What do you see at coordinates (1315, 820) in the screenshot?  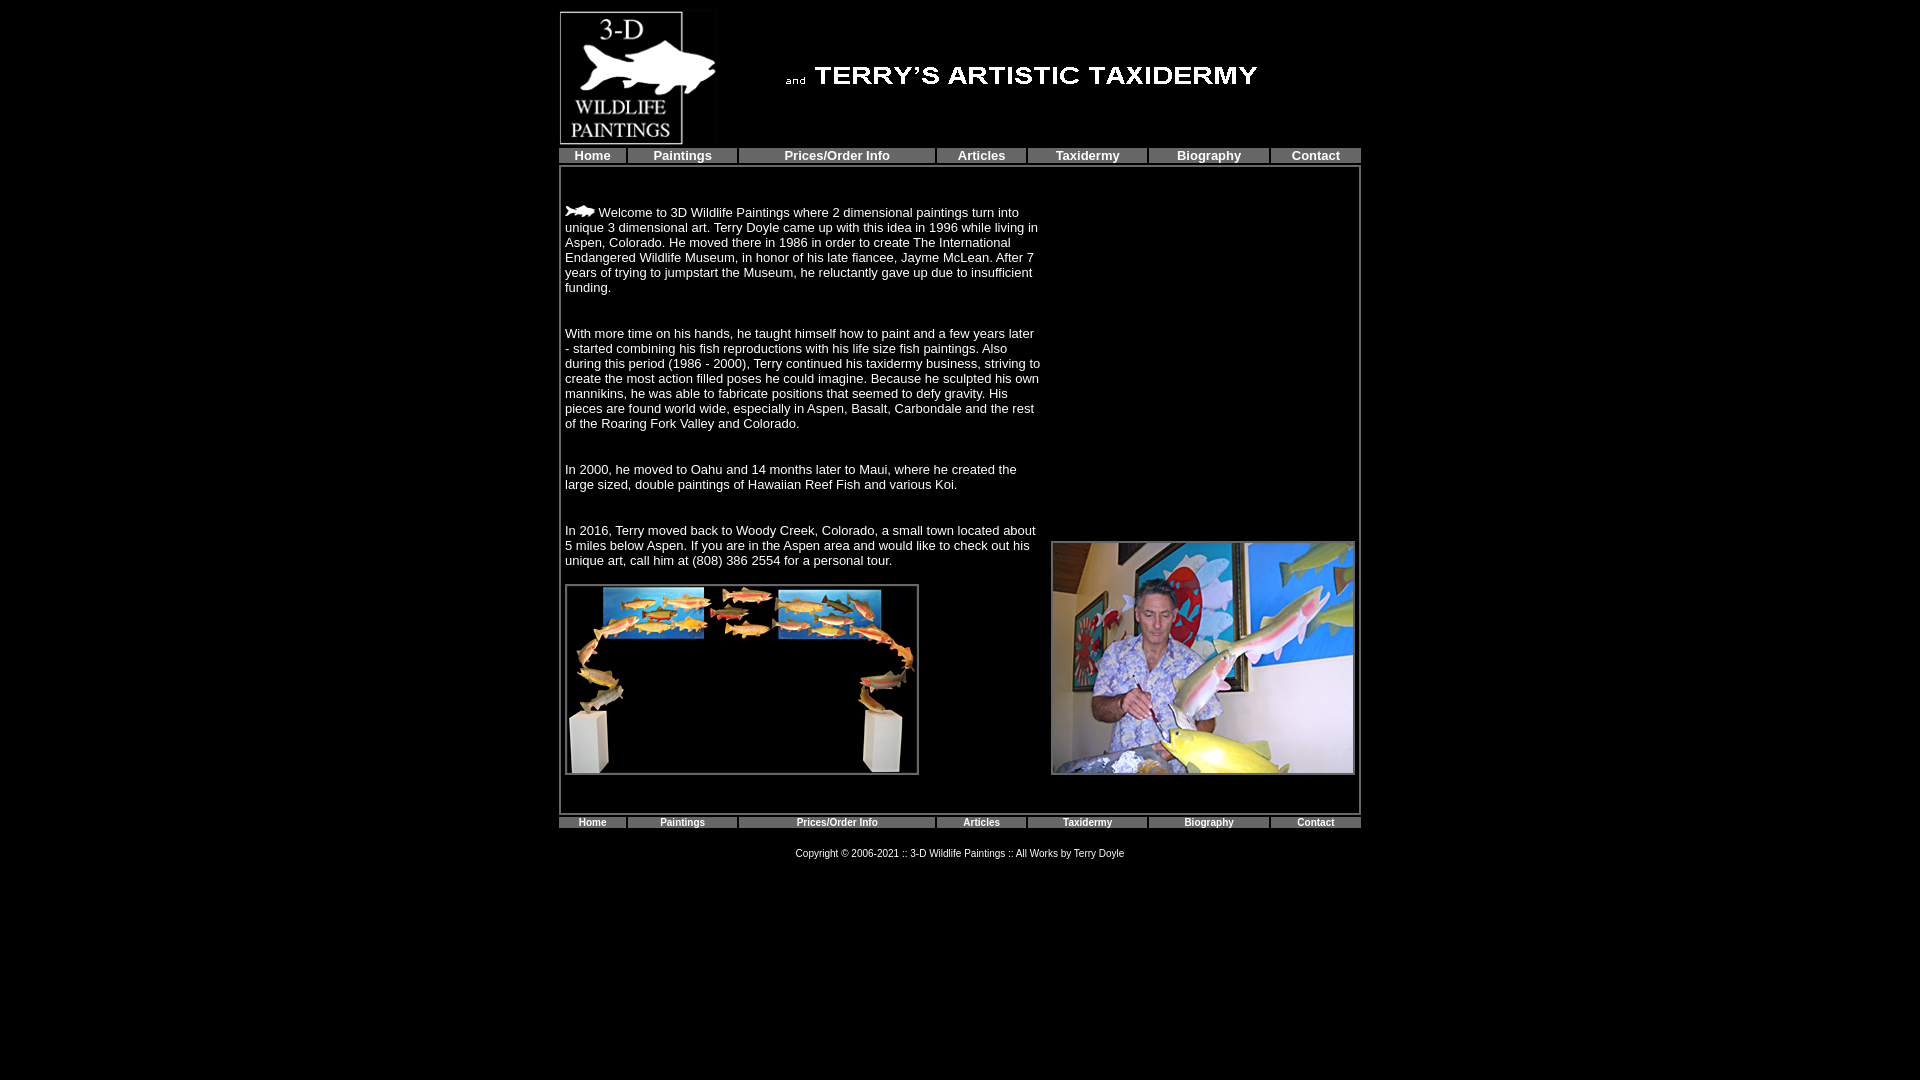 I see `'Contact'` at bounding box center [1315, 820].